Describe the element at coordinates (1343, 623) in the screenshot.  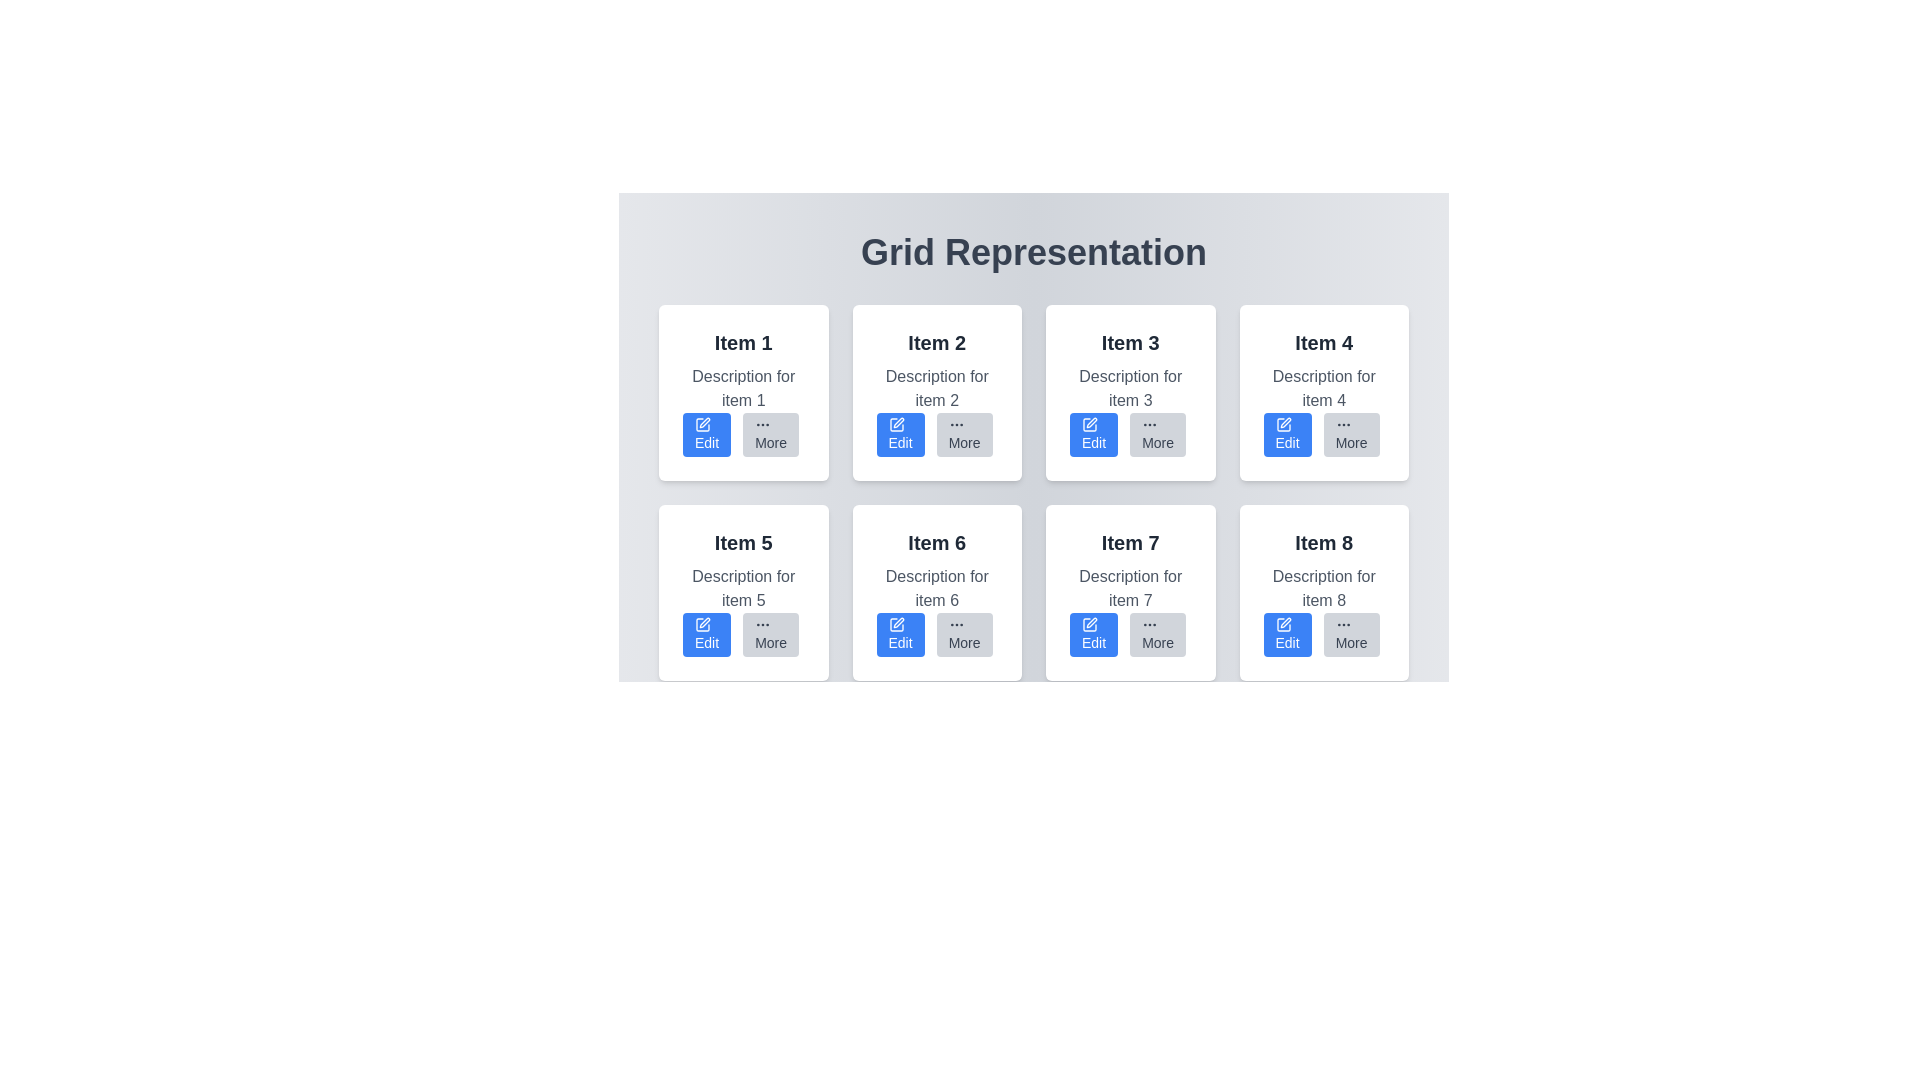
I see `the horizontally-aligned group of three equally spaced dots, styled with gray color, located within the 'More' button of the card for 'Item 8', positioned at the bottom-right corner of the card in a grid layout` at that location.